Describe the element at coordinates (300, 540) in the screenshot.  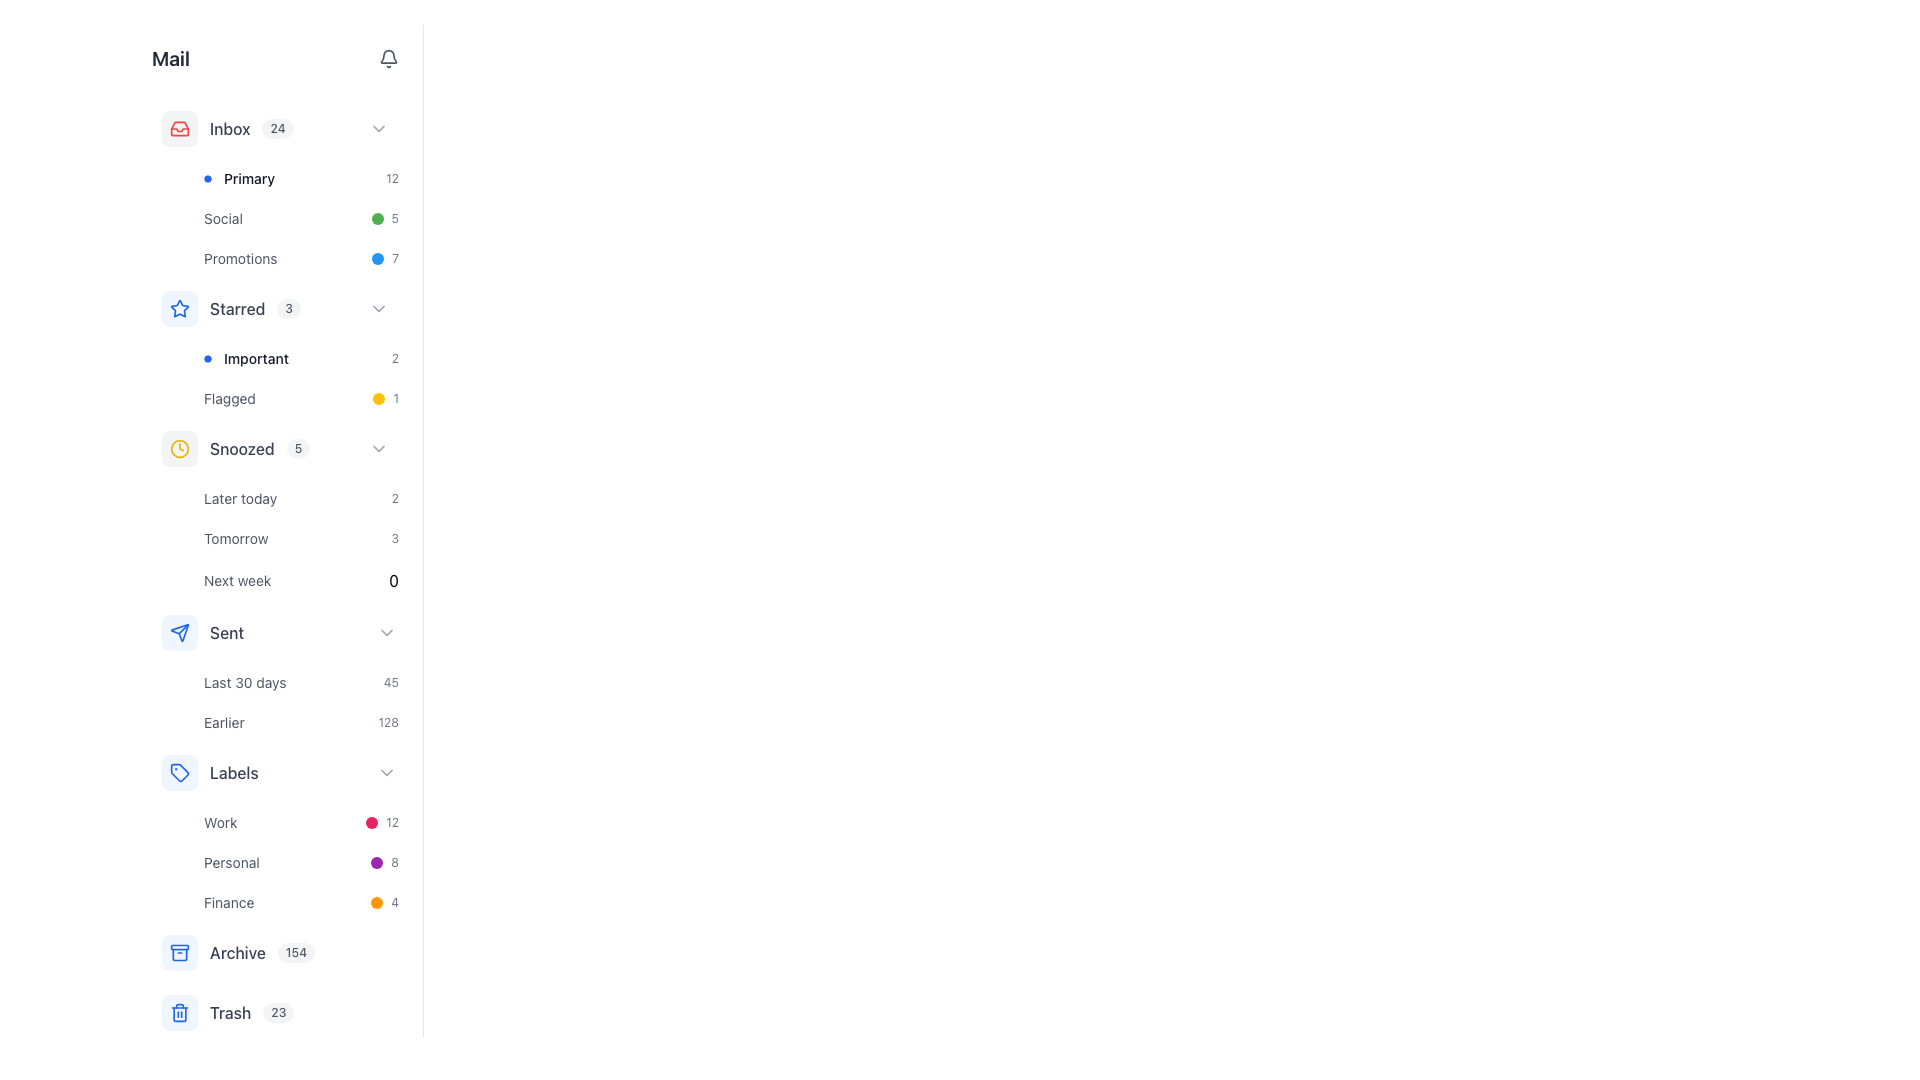
I see `the 'Tomorrow' scheduling option in the list item located beneath the 'Snoozed' section` at that location.